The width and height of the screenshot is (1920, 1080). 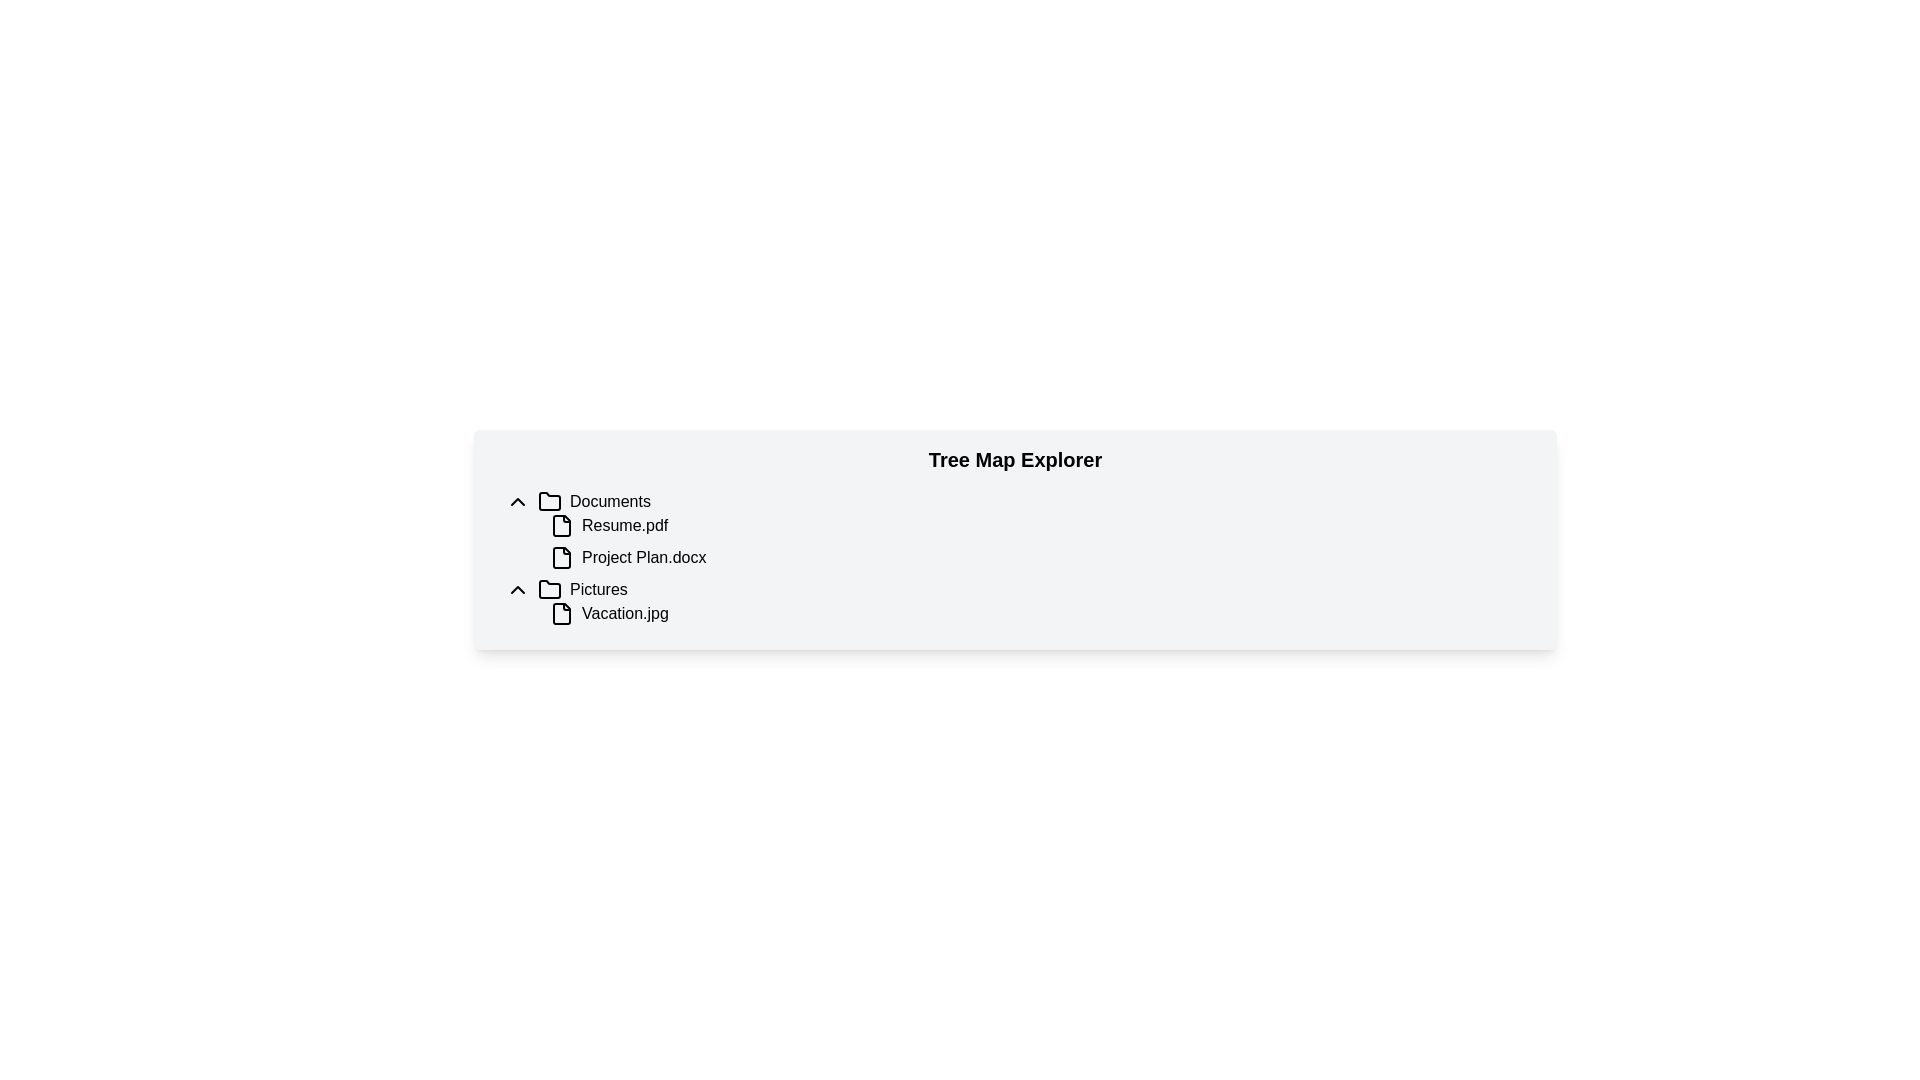 I want to click on the text label displaying 'Pictures', so click(x=597, y=589).